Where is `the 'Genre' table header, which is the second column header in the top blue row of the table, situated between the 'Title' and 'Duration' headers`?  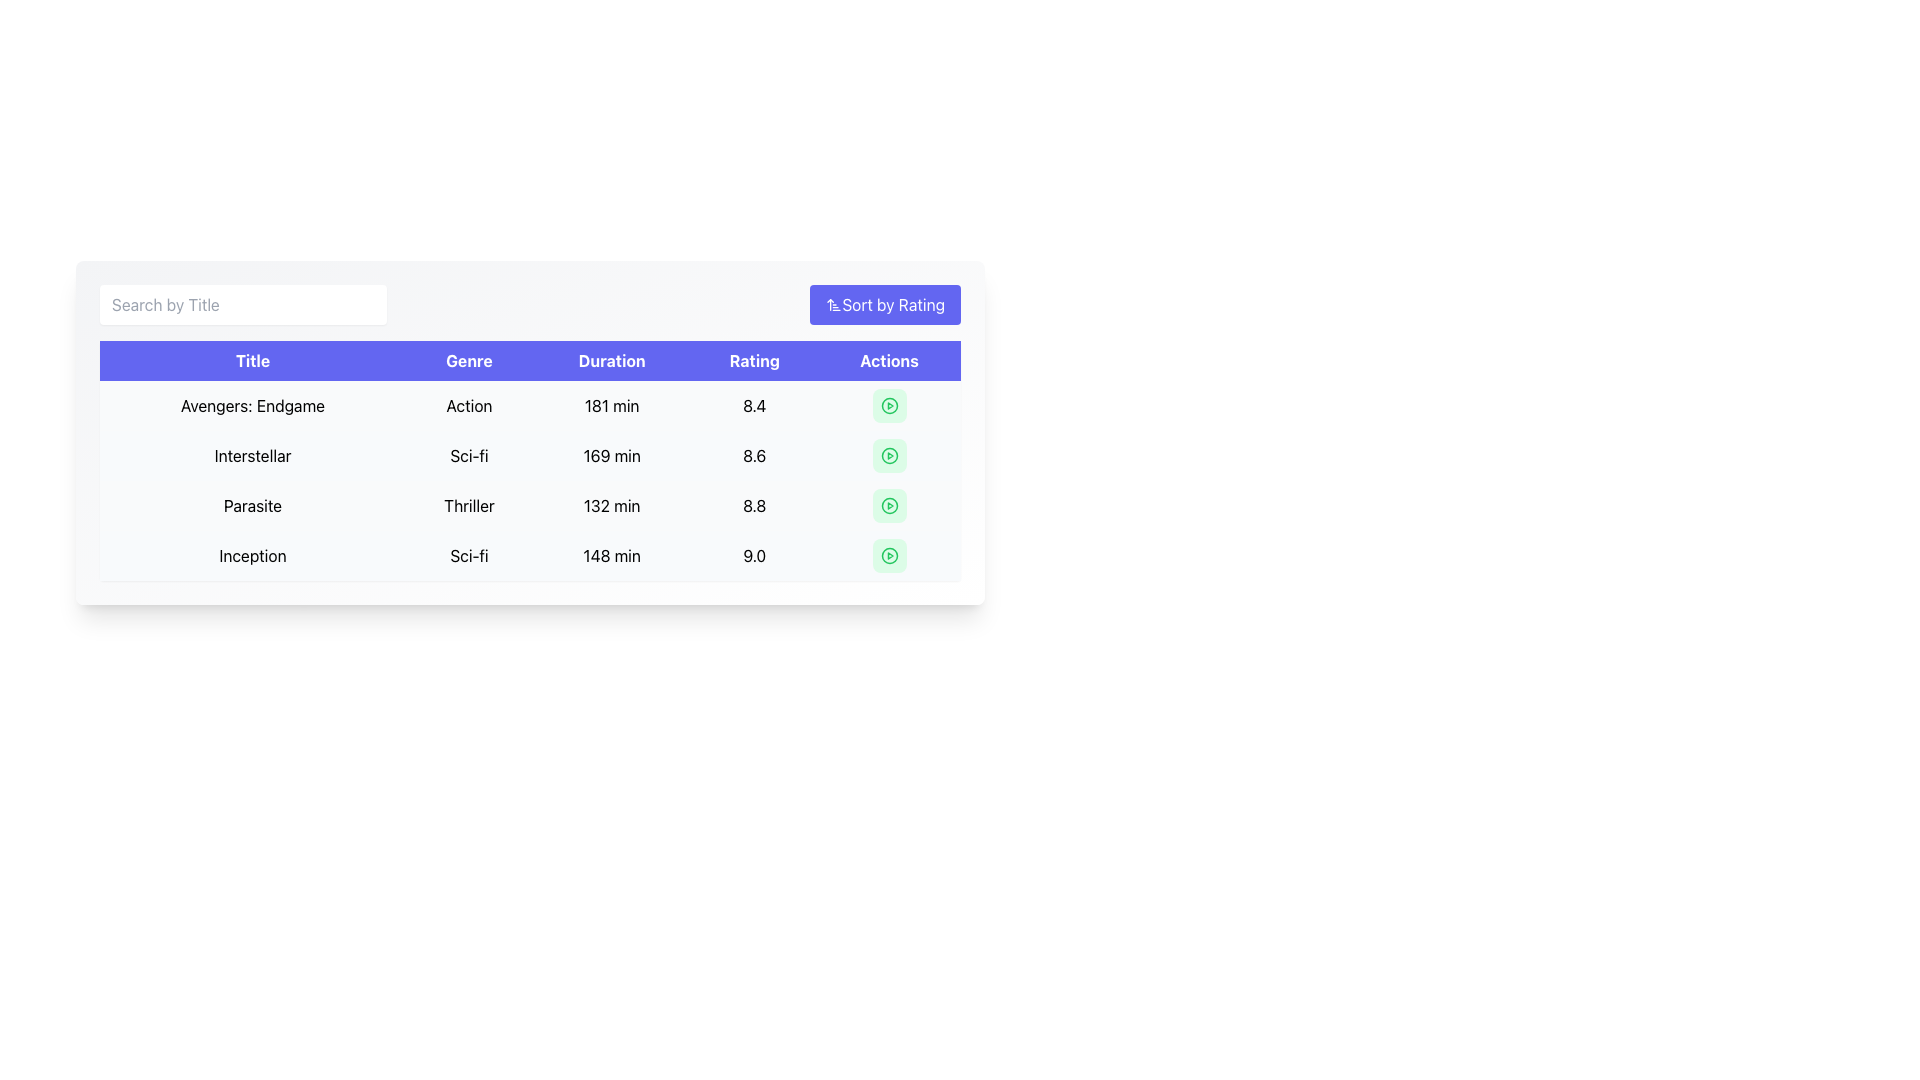
the 'Genre' table header, which is the second column header in the top blue row of the table, situated between the 'Title' and 'Duration' headers is located at coordinates (468, 361).